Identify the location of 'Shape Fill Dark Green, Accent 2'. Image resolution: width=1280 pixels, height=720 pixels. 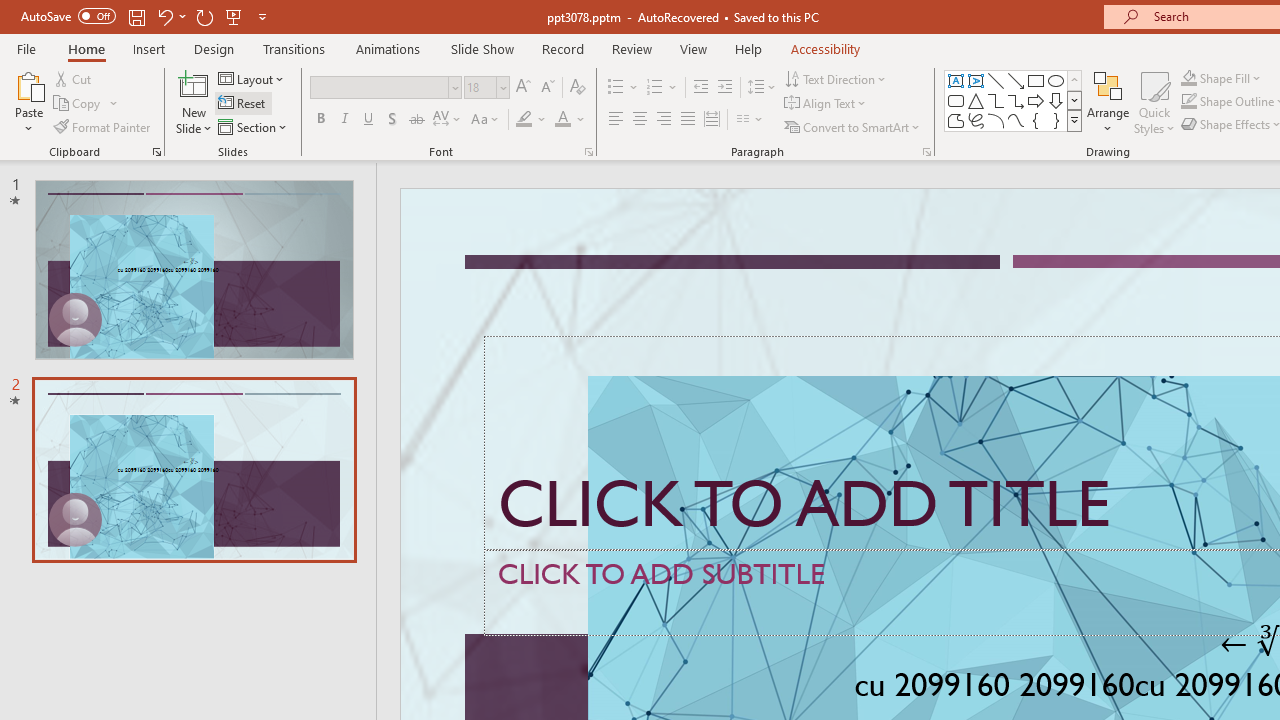
(1189, 77).